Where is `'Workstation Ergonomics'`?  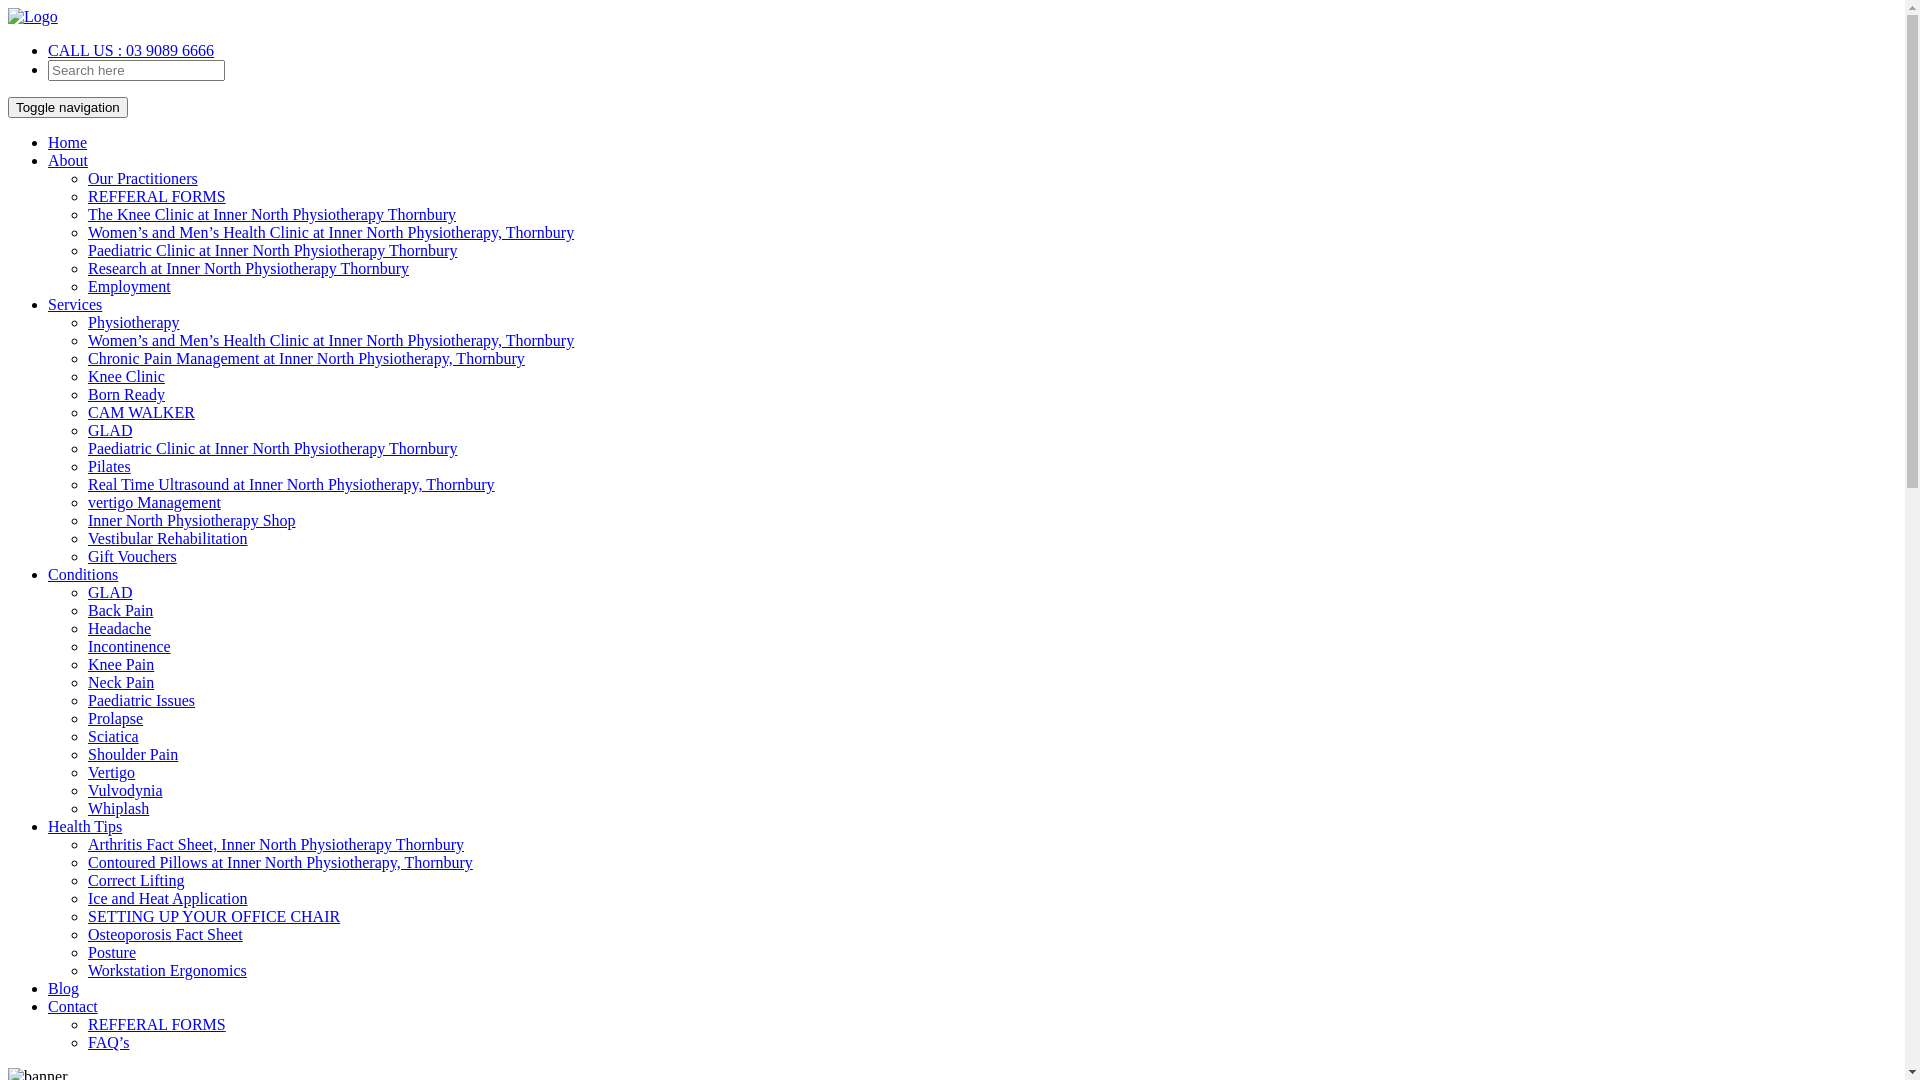
'Workstation Ergonomics' is located at coordinates (167, 969).